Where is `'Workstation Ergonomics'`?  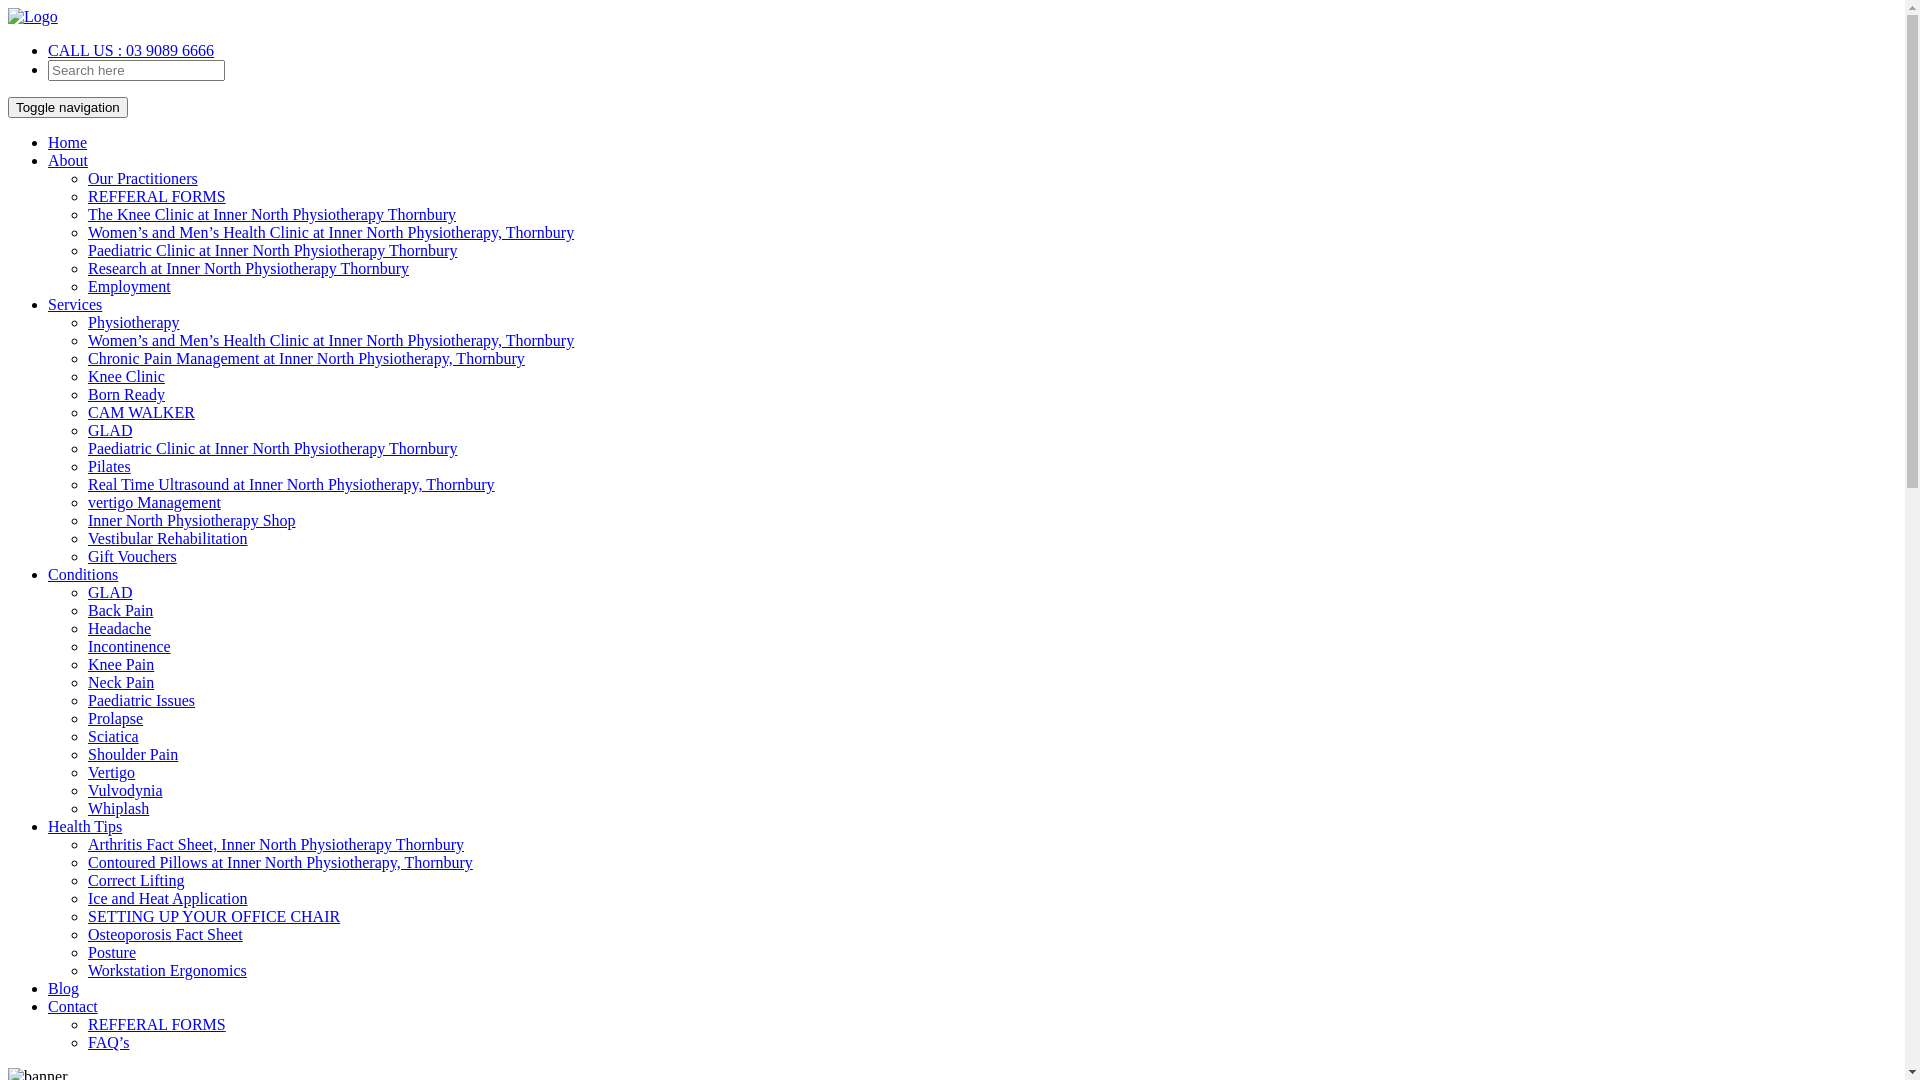
'Workstation Ergonomics' is located at coordinates (167, 969).